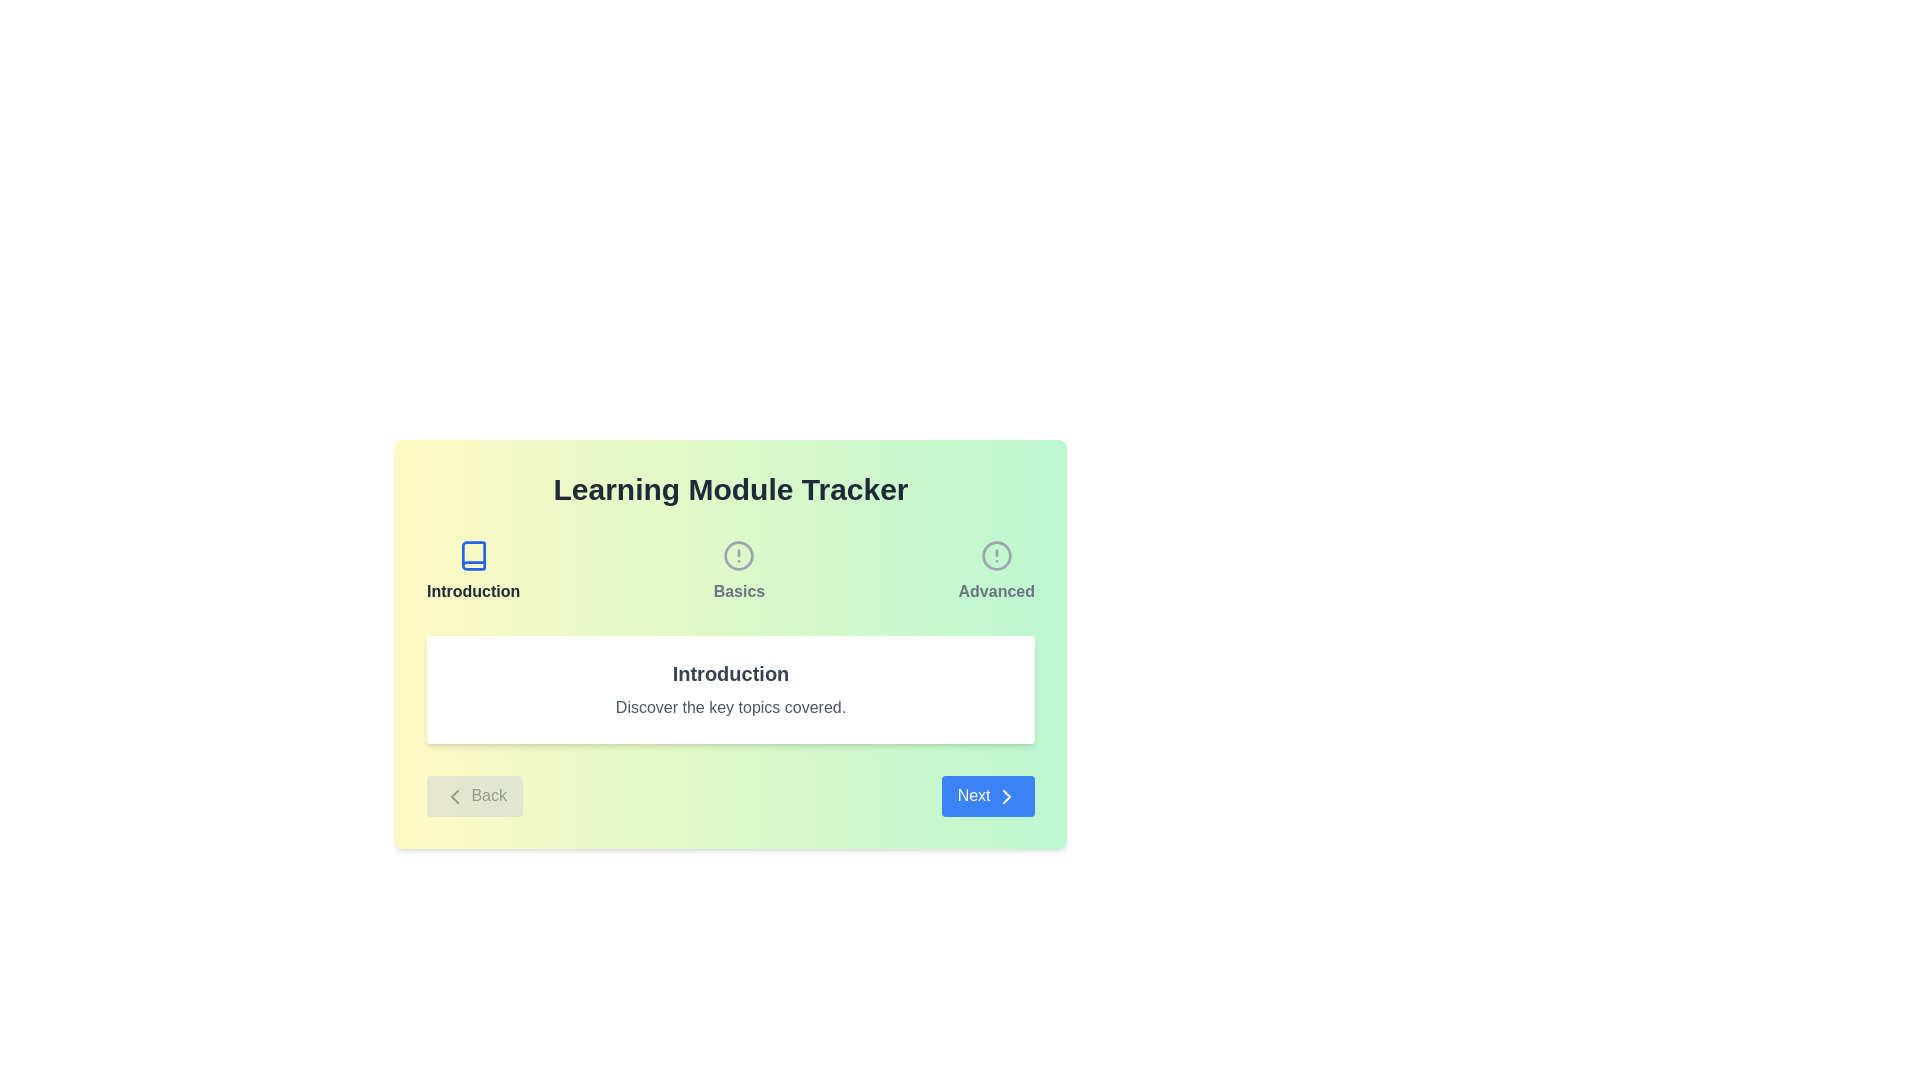 The width and height of the screenshot is (1920, 1080). Describe the element at coordinates (996, 571) in the screenshot. I see `the circular icon with an exclamation mark and the text label 'Advanced'` at that location.